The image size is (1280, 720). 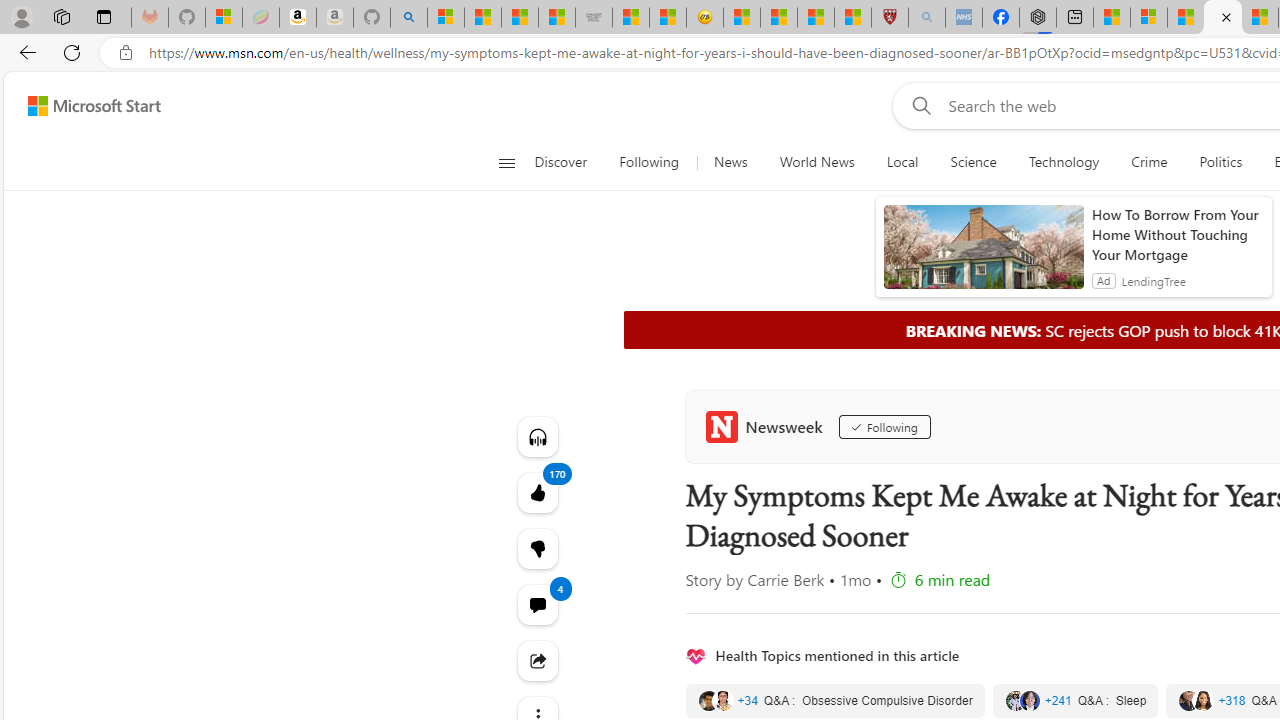 I want to click on 'Class: quote-thumbnail', so click(x=1202, y=699).